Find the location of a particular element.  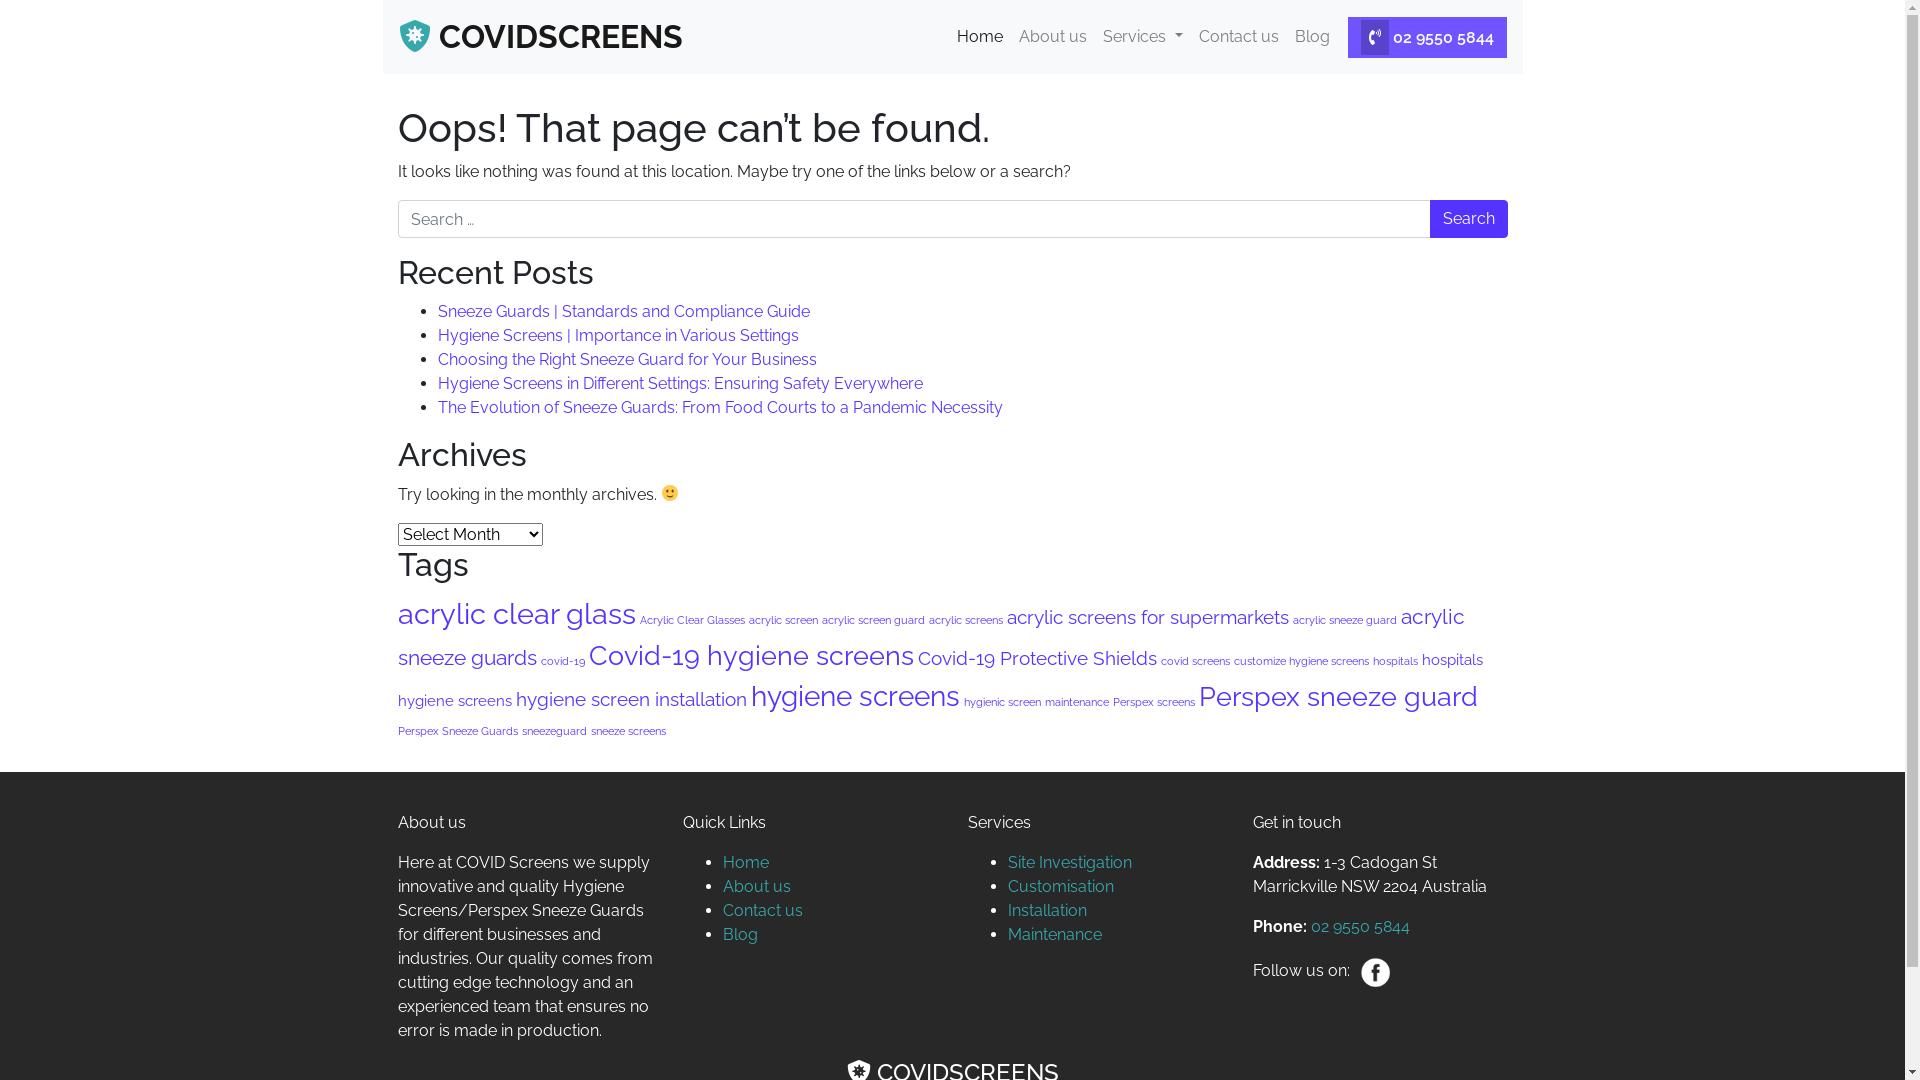

'acrylic screens for supermarkets' is located at coordinates (1147, 616).